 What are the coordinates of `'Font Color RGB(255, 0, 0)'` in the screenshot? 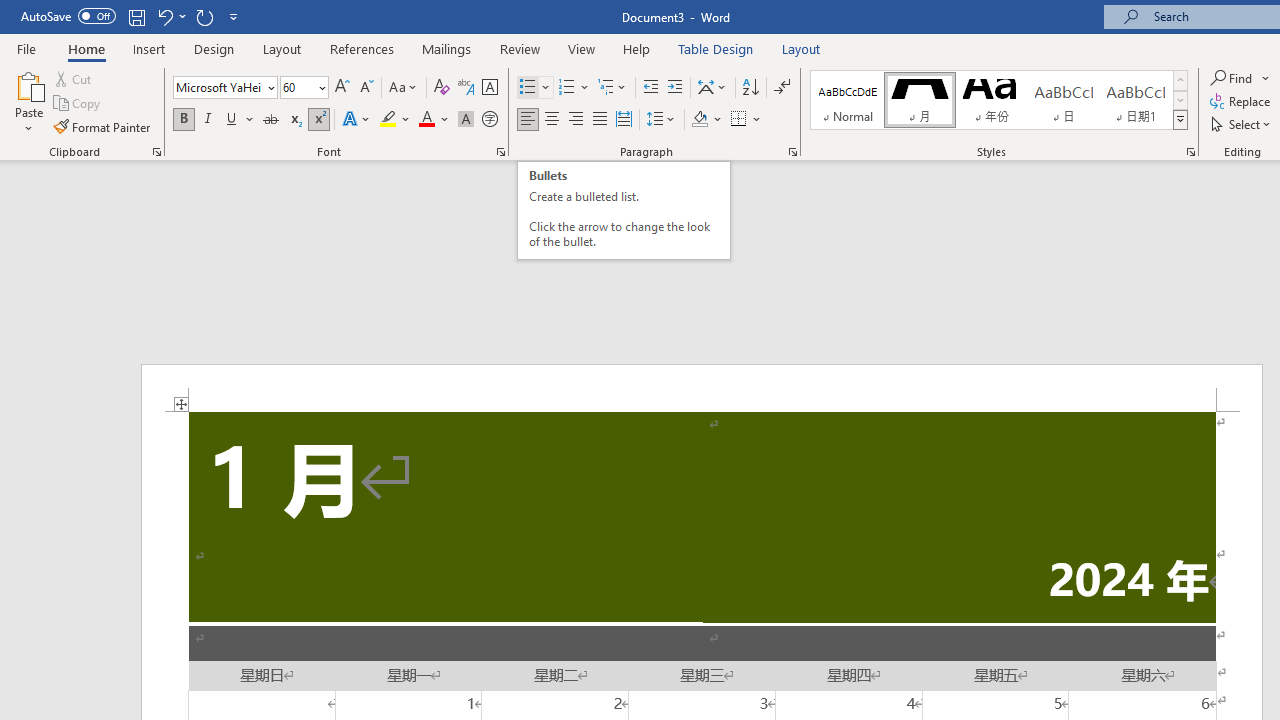 It's located at (425, 119).